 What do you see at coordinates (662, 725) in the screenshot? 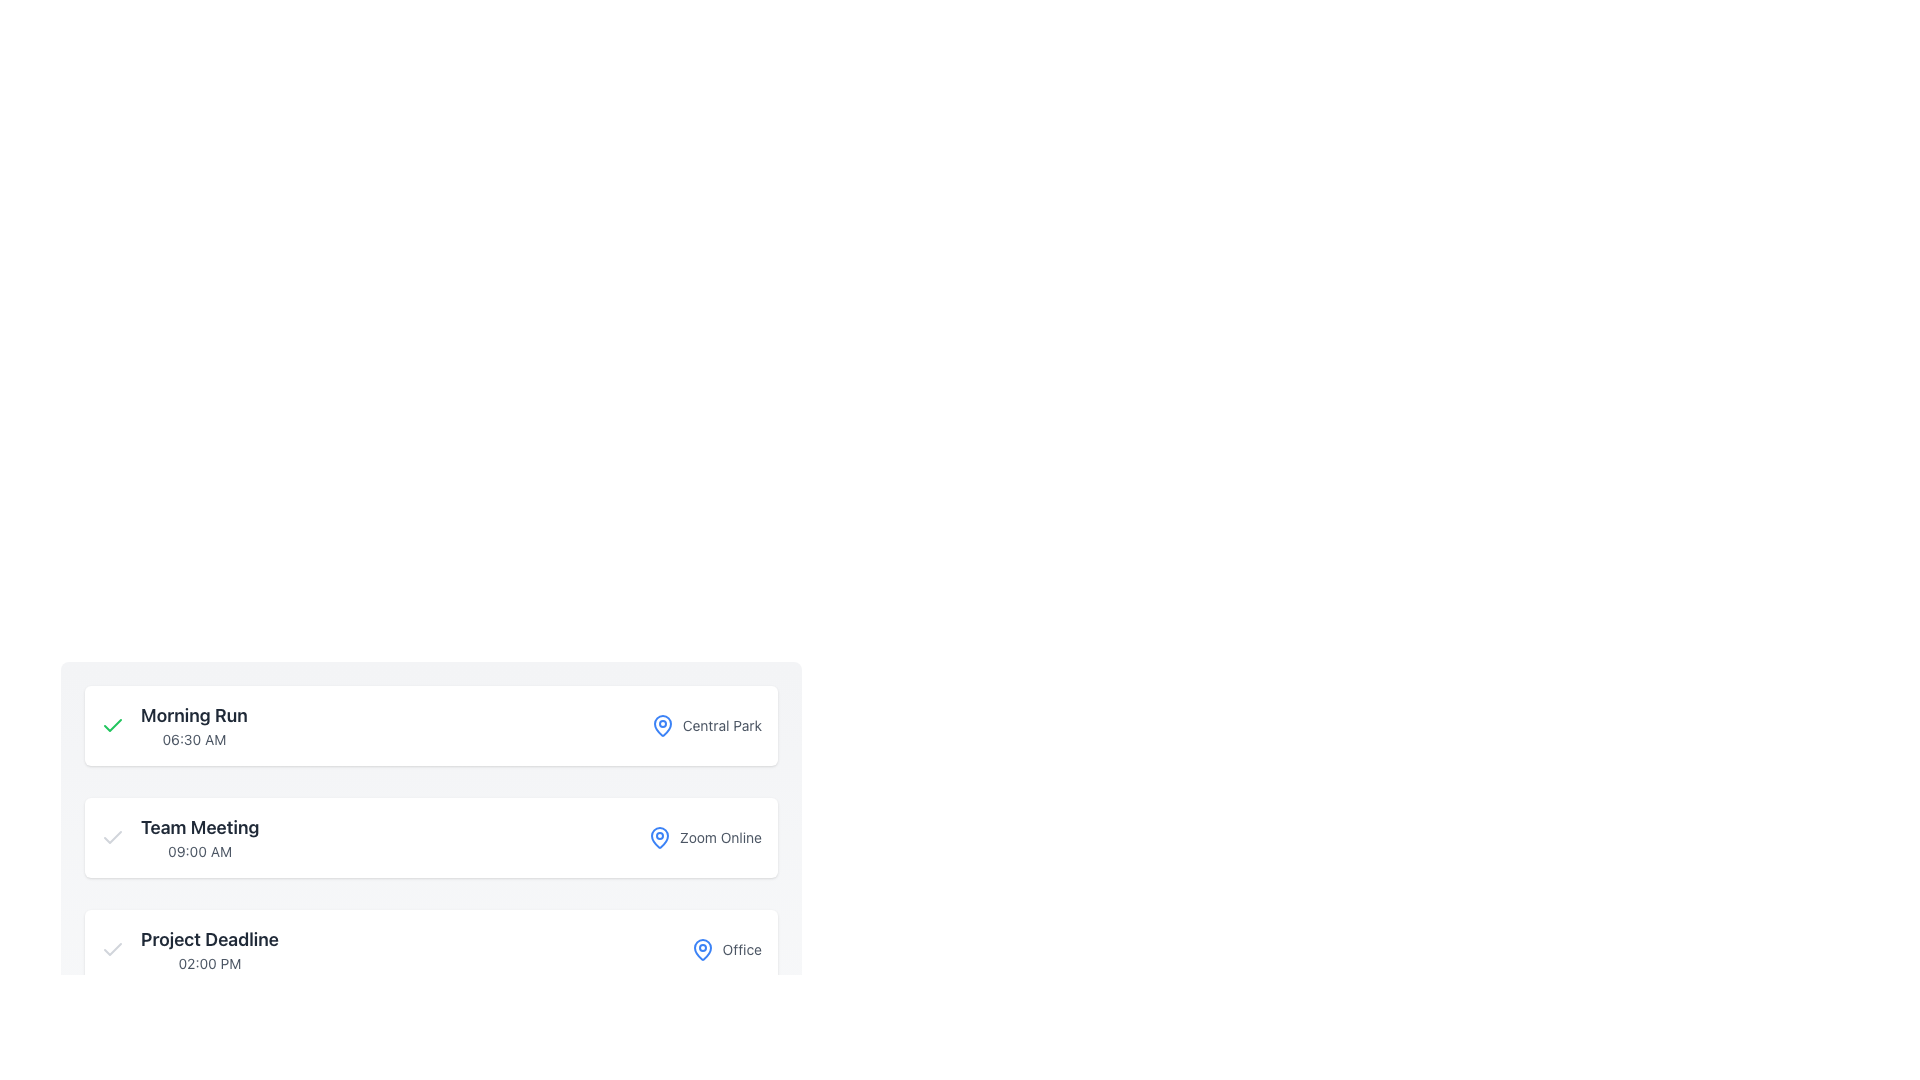
I see `the blue pin-like SVG icon associated with the 'Central Park' schedule entry located near the first list item` at bounding box center [662, 725].